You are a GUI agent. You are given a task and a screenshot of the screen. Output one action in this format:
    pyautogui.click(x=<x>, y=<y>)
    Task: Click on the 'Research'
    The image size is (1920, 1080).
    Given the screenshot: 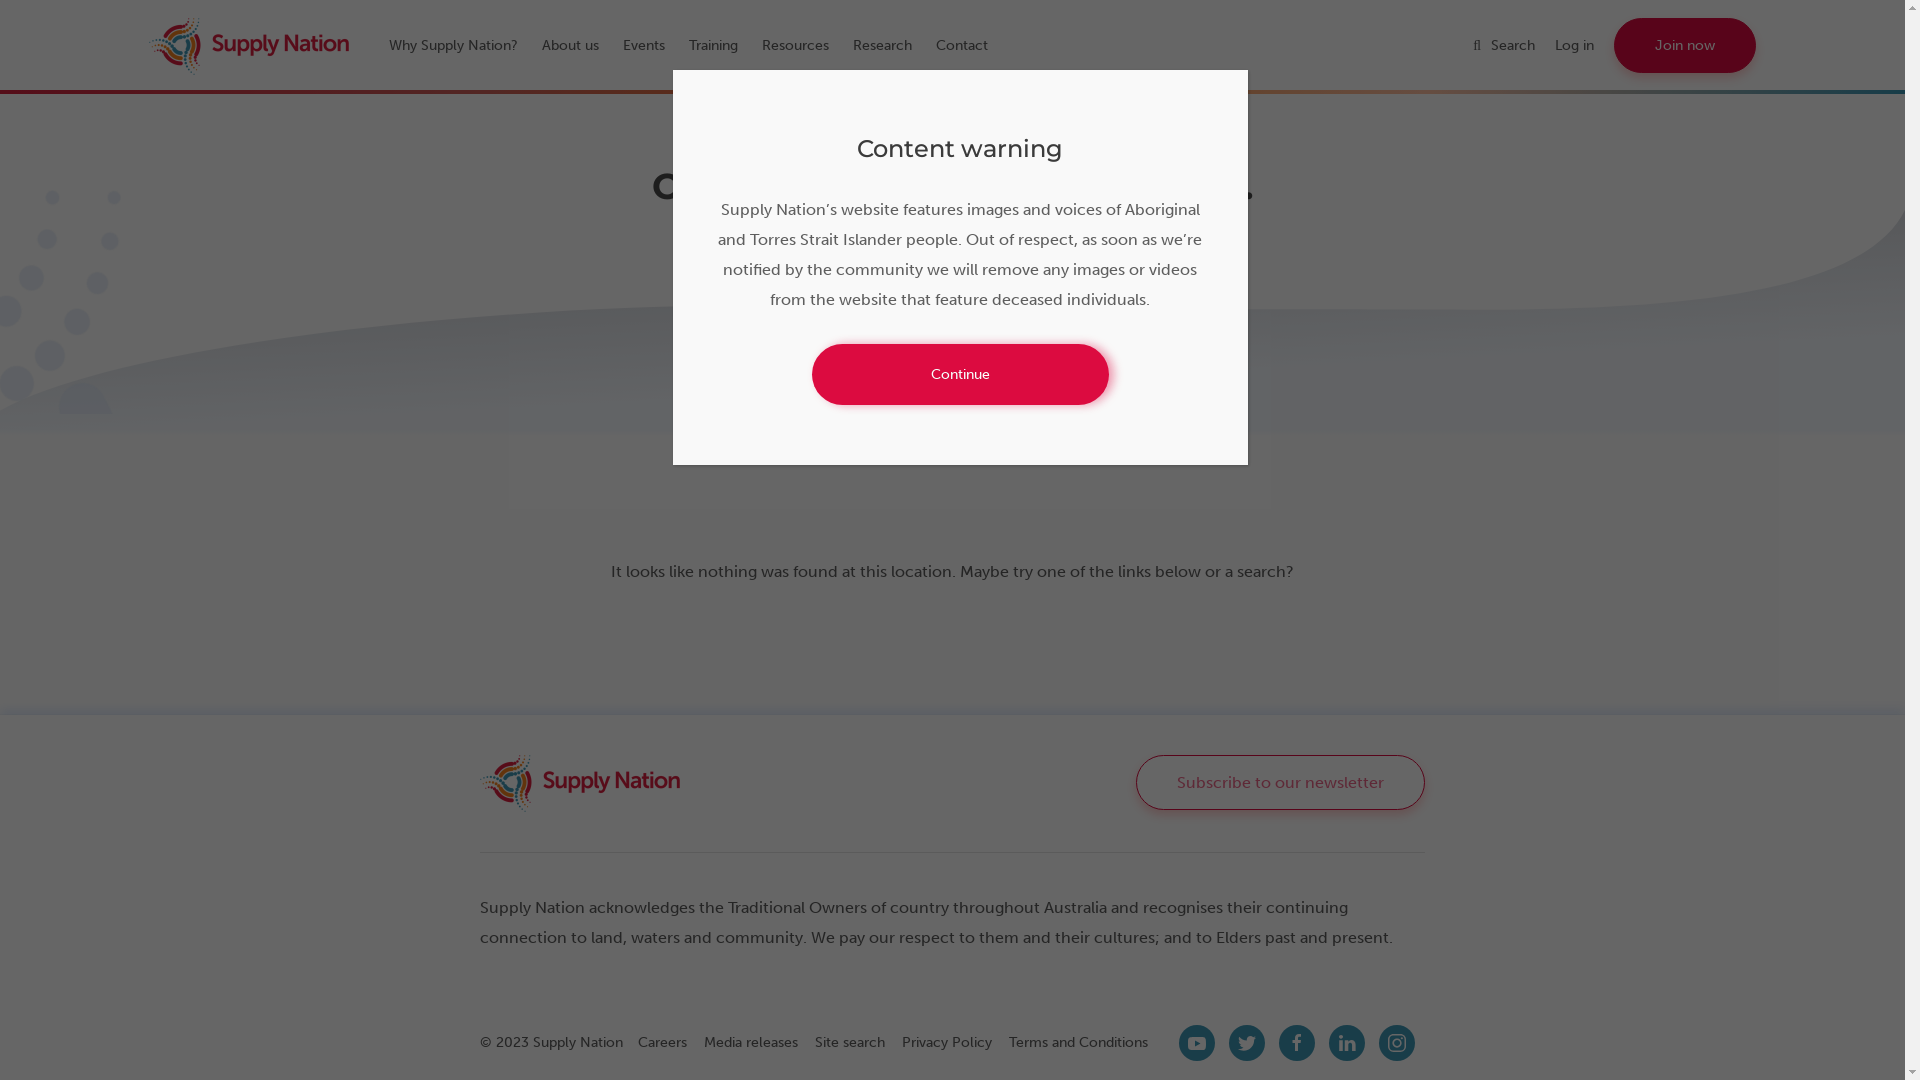 What is the action you would take?
    pyautogui.click(x=891, y=45)
    